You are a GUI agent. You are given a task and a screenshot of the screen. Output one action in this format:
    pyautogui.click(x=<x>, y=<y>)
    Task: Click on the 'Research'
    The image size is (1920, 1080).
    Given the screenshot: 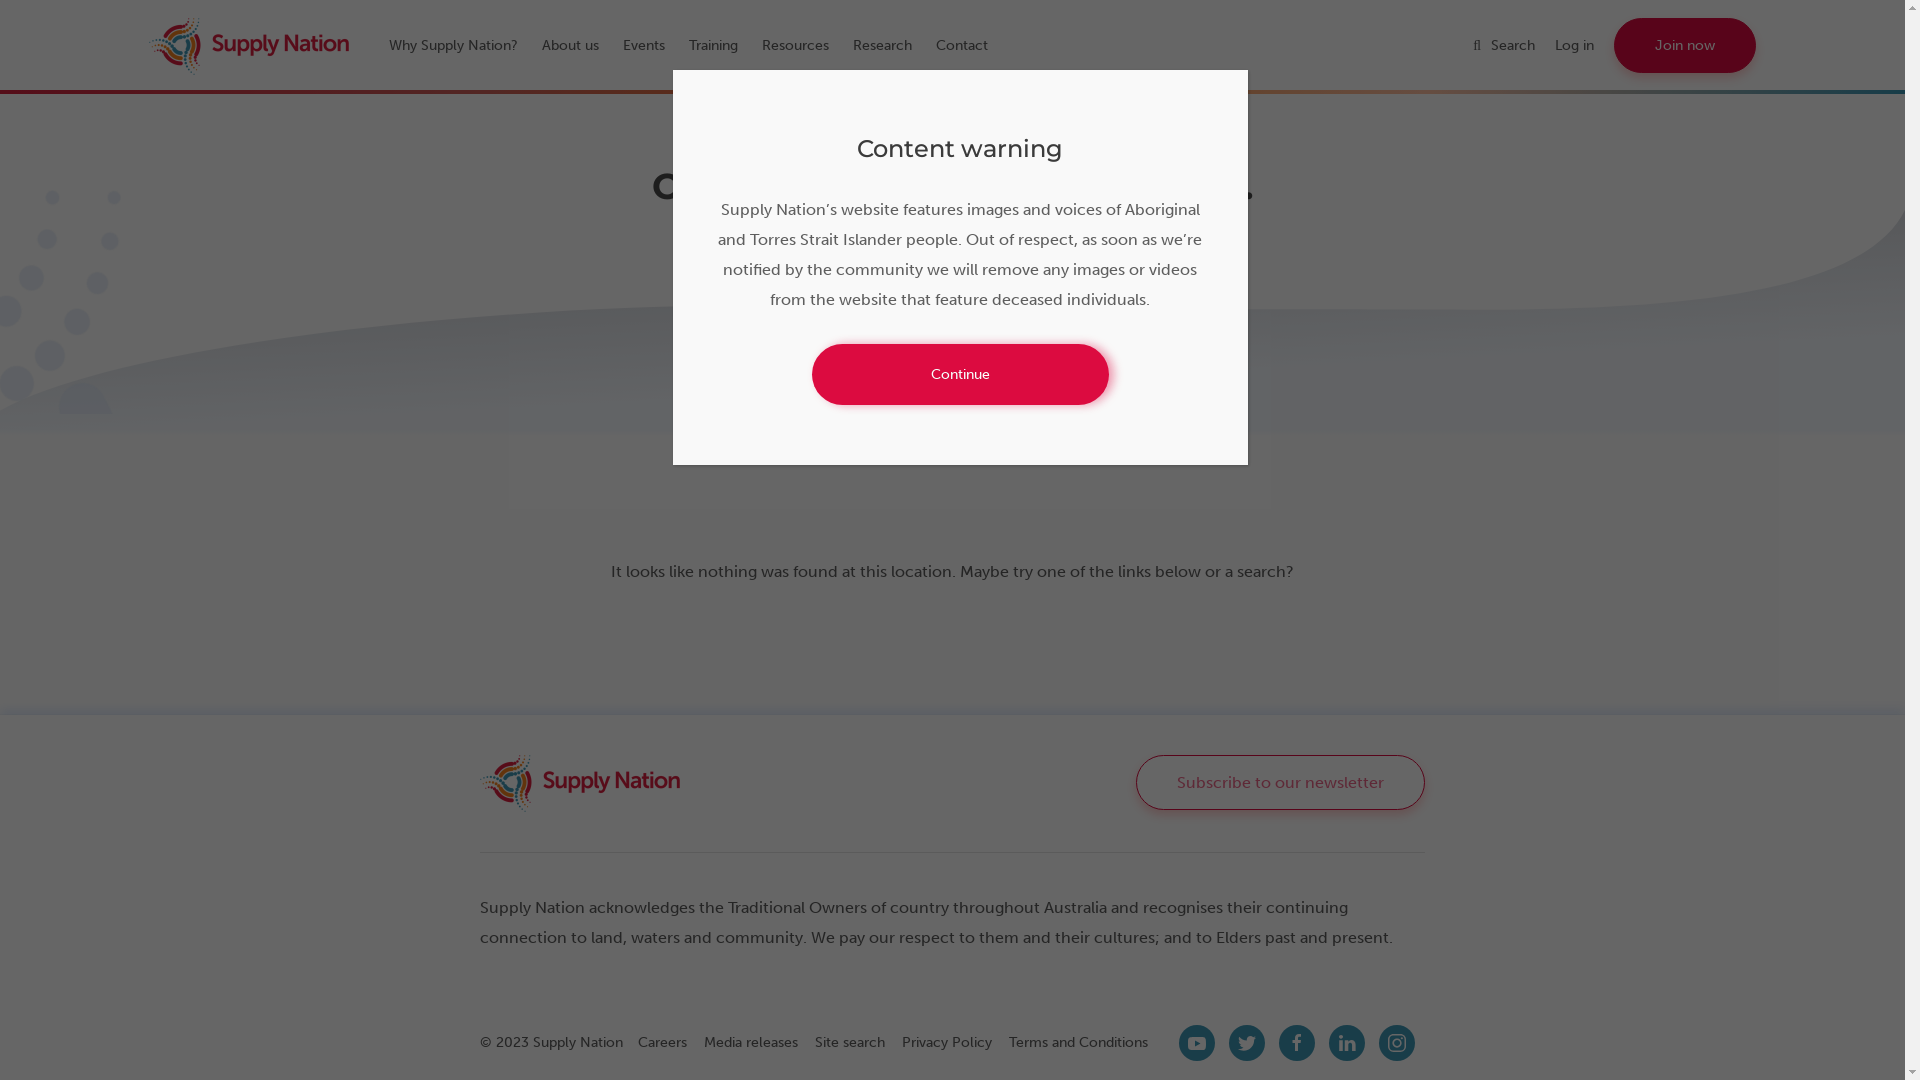 What is the action you would take?
    pyautogui.click(x=891, y=45)
    